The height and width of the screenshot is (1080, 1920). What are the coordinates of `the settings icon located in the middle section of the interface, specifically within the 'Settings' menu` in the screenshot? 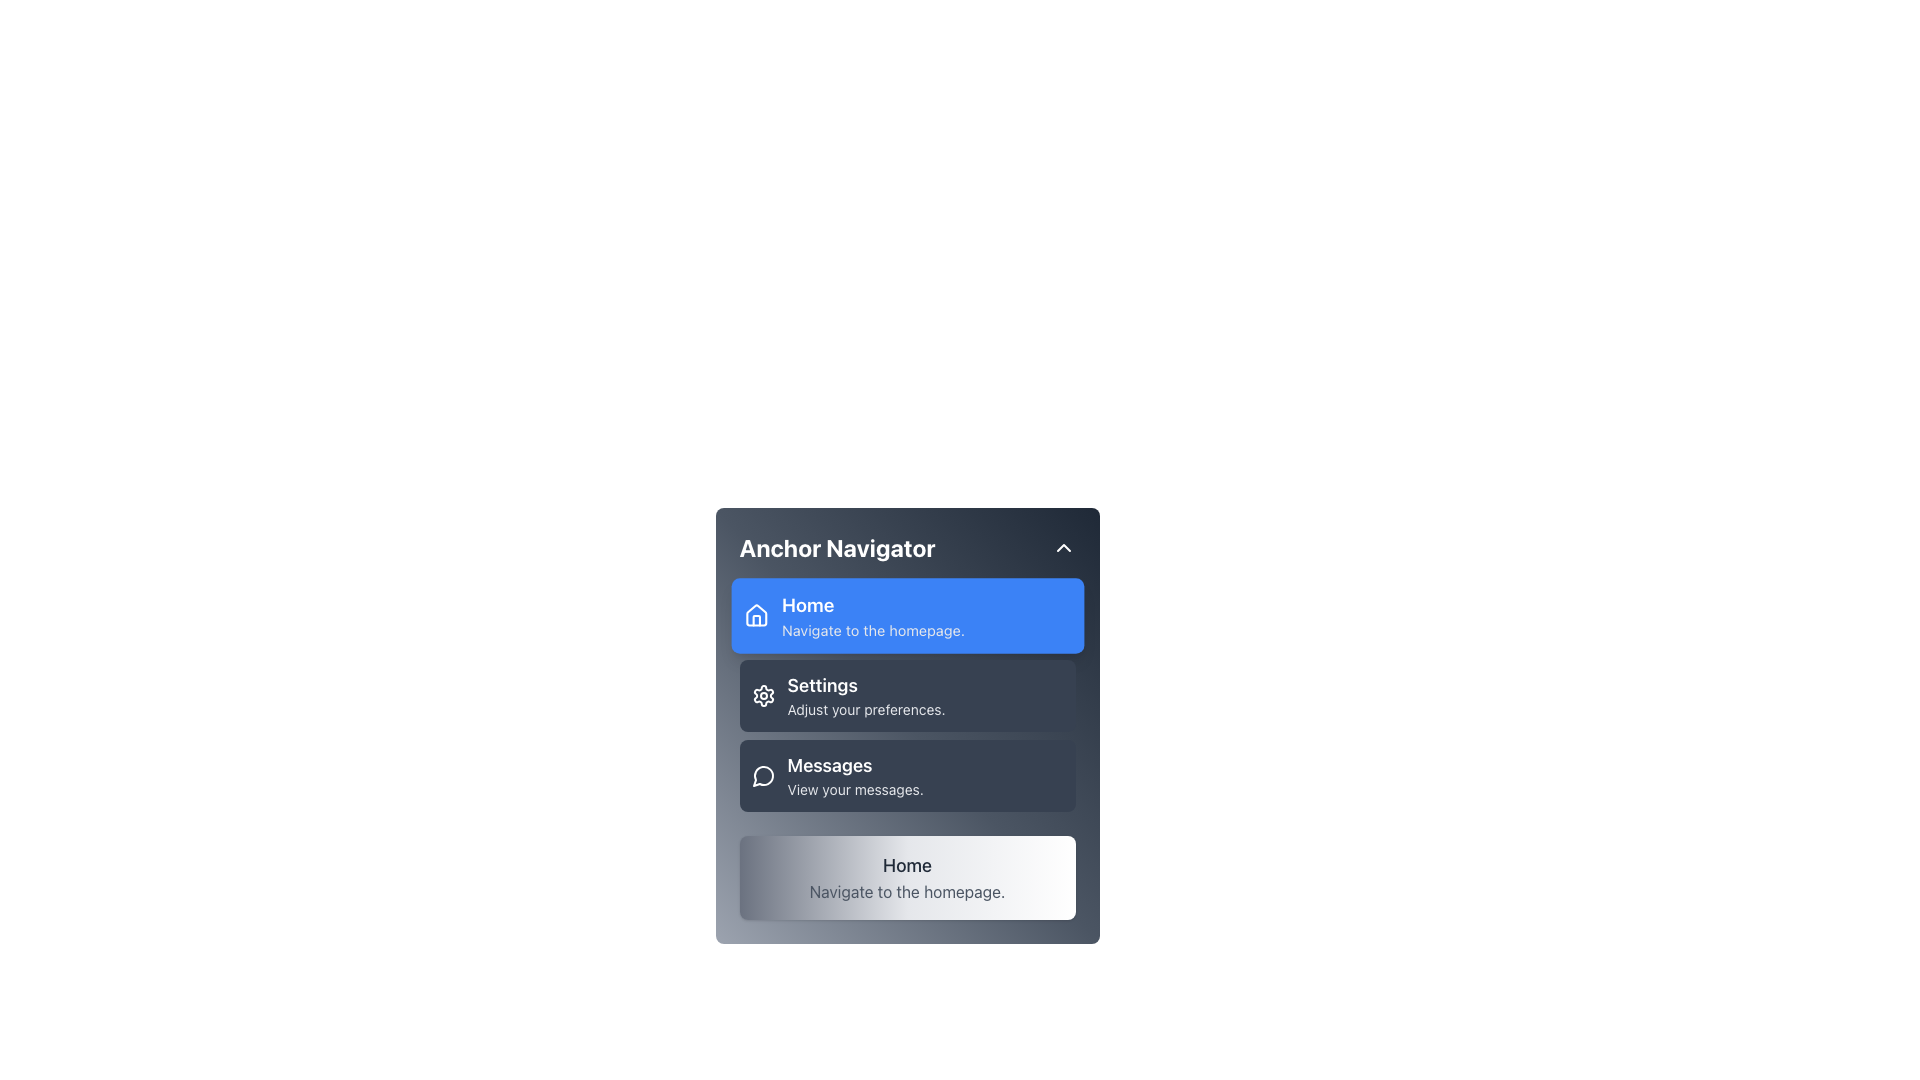 It's located at (762, 694).